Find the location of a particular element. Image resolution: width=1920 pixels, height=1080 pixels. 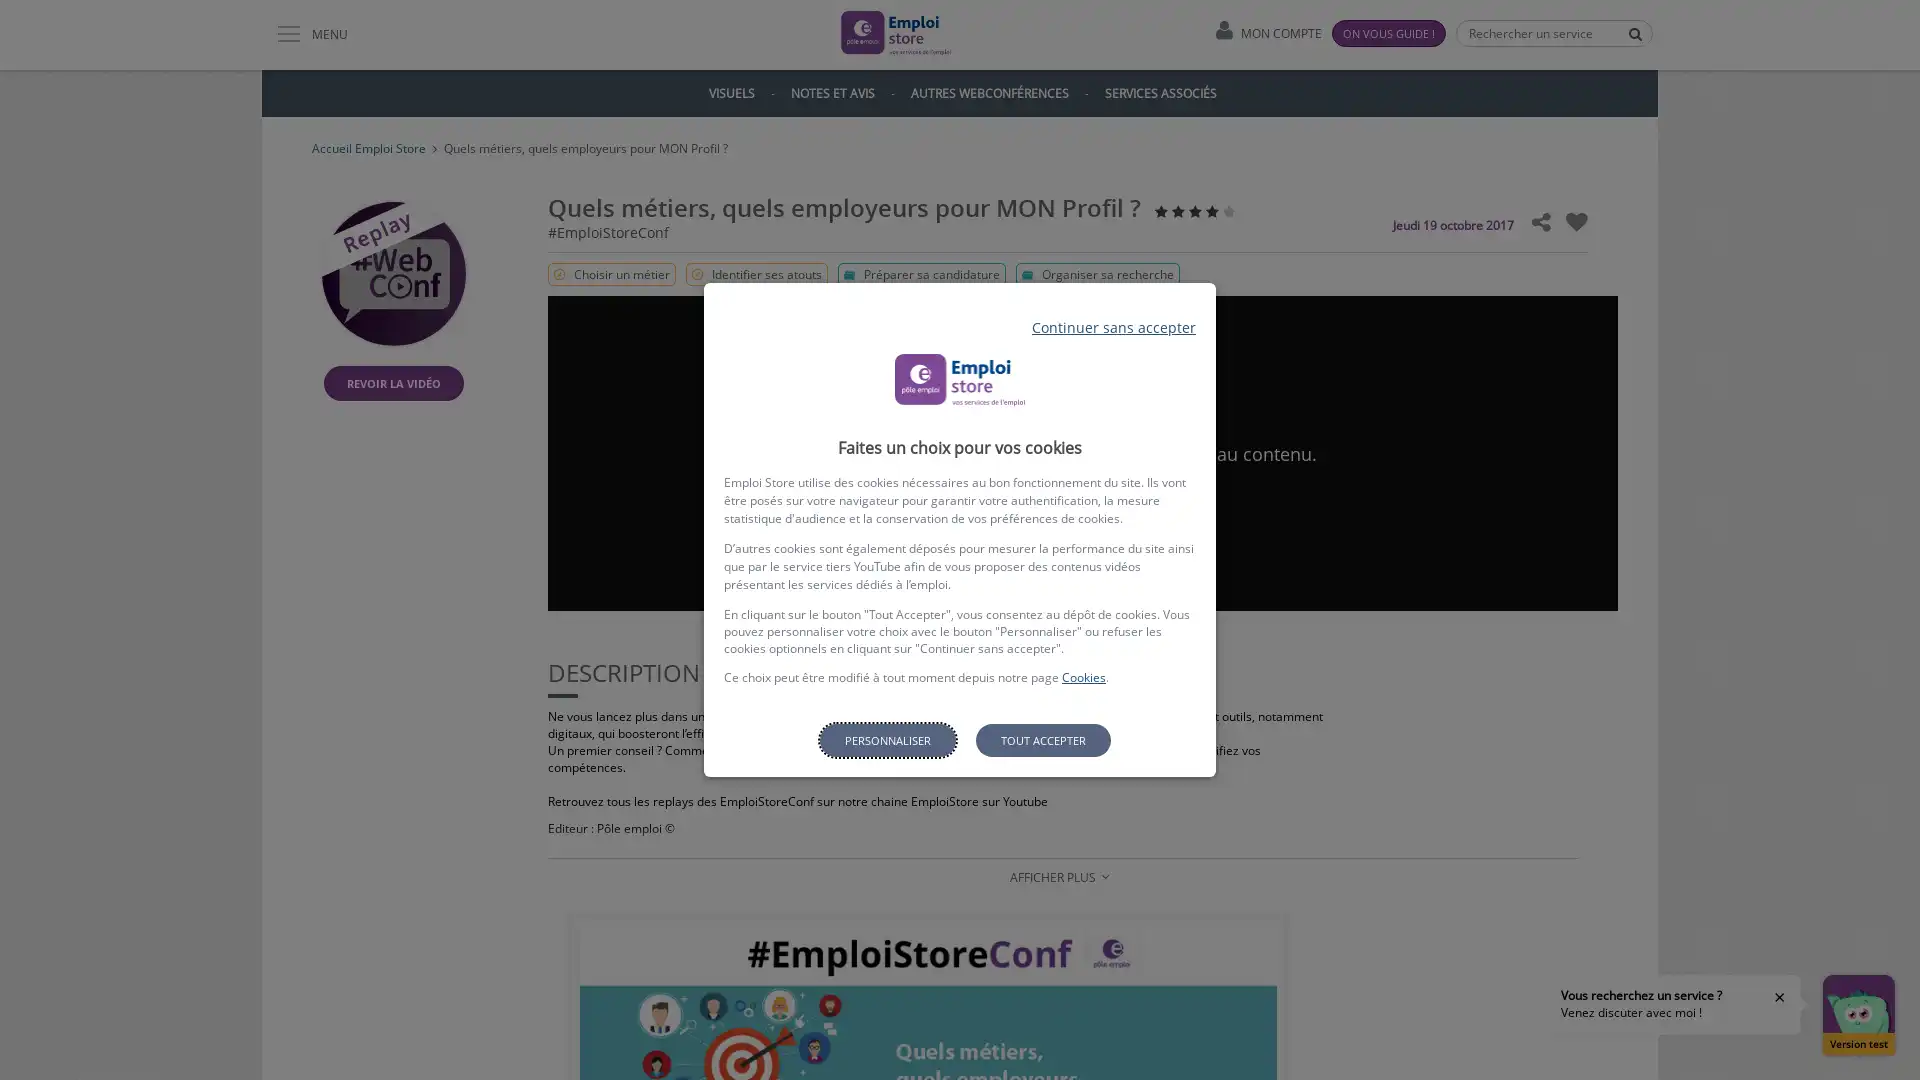

Tout accepter is located at coordinates (1041, 740).